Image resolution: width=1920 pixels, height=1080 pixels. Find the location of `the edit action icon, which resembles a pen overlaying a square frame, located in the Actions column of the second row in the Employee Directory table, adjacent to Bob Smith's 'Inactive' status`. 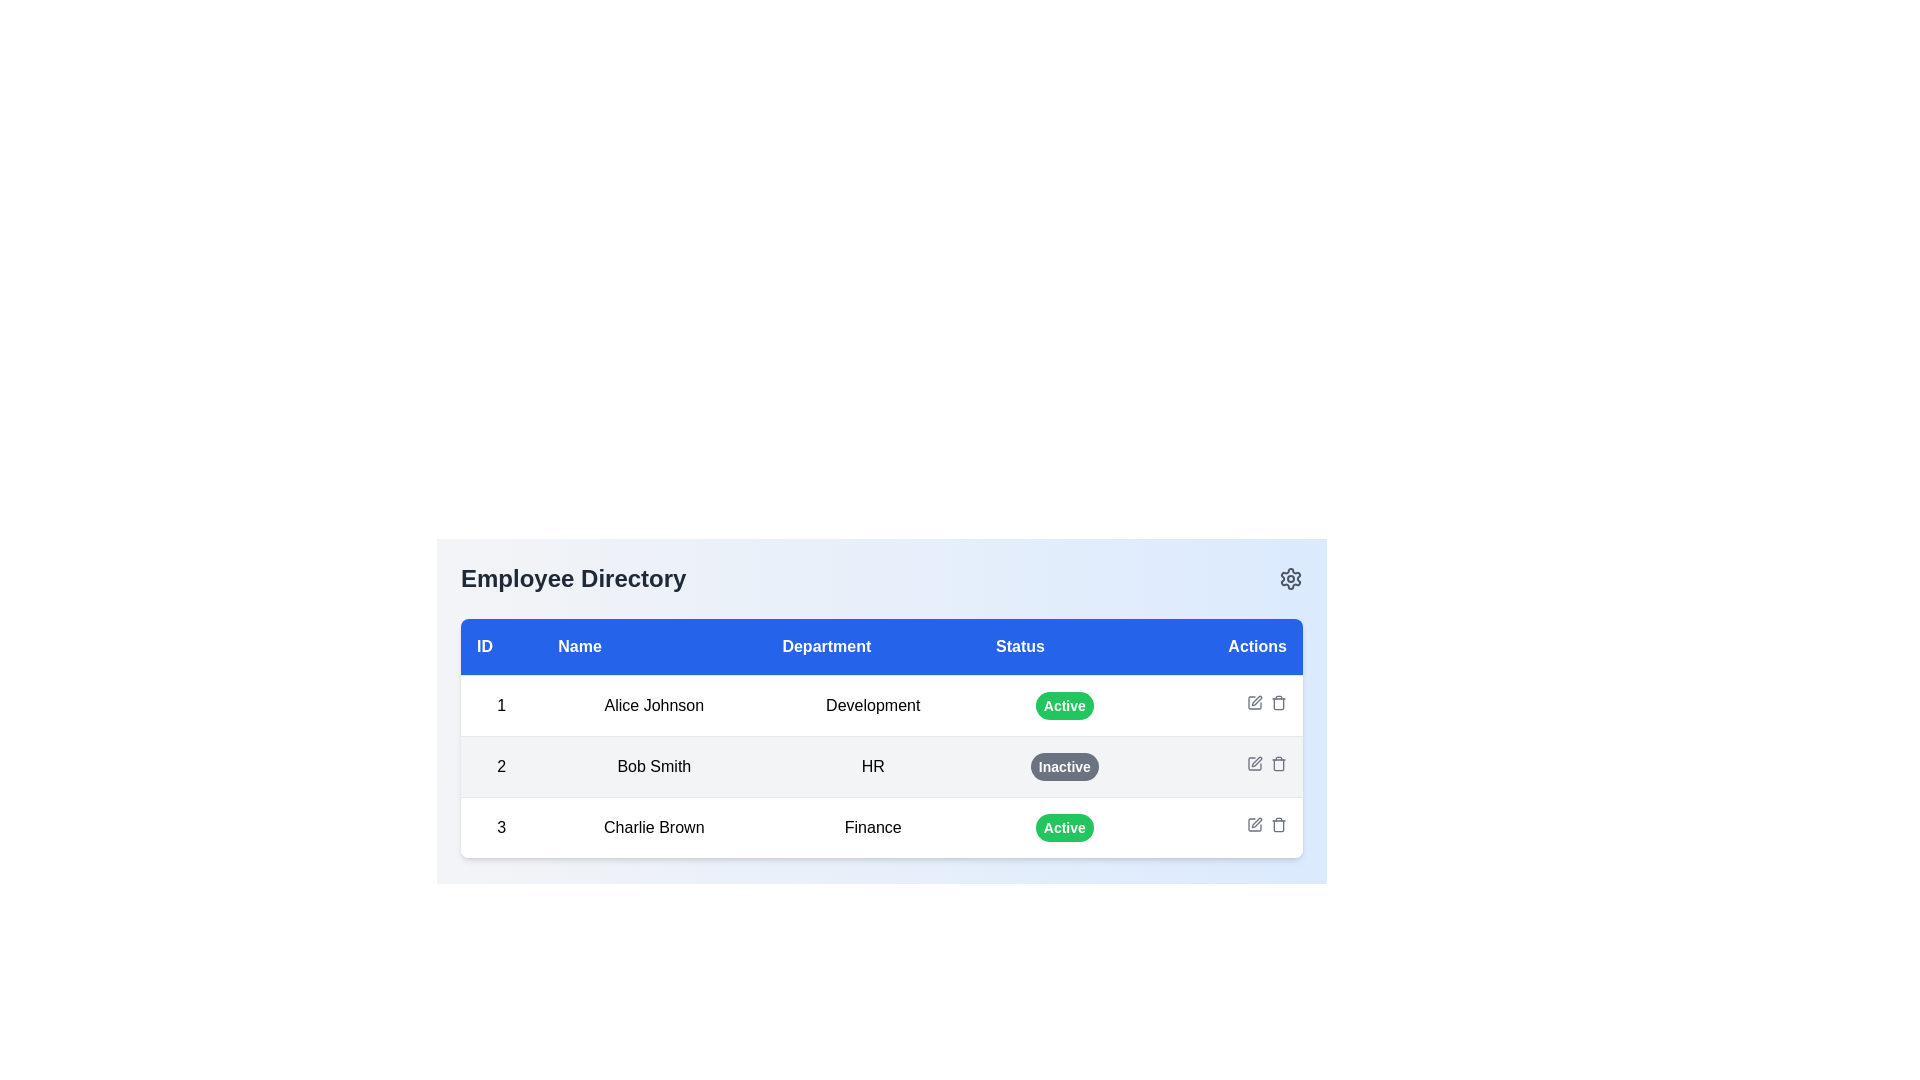

the edit action icon, which resembles a pen overlaying a square frame, located in the Actions column of the second row in the Employee Directory table, adjacent to Bob Smith's 'Inactive' status is located at coordinates (1253, 825).